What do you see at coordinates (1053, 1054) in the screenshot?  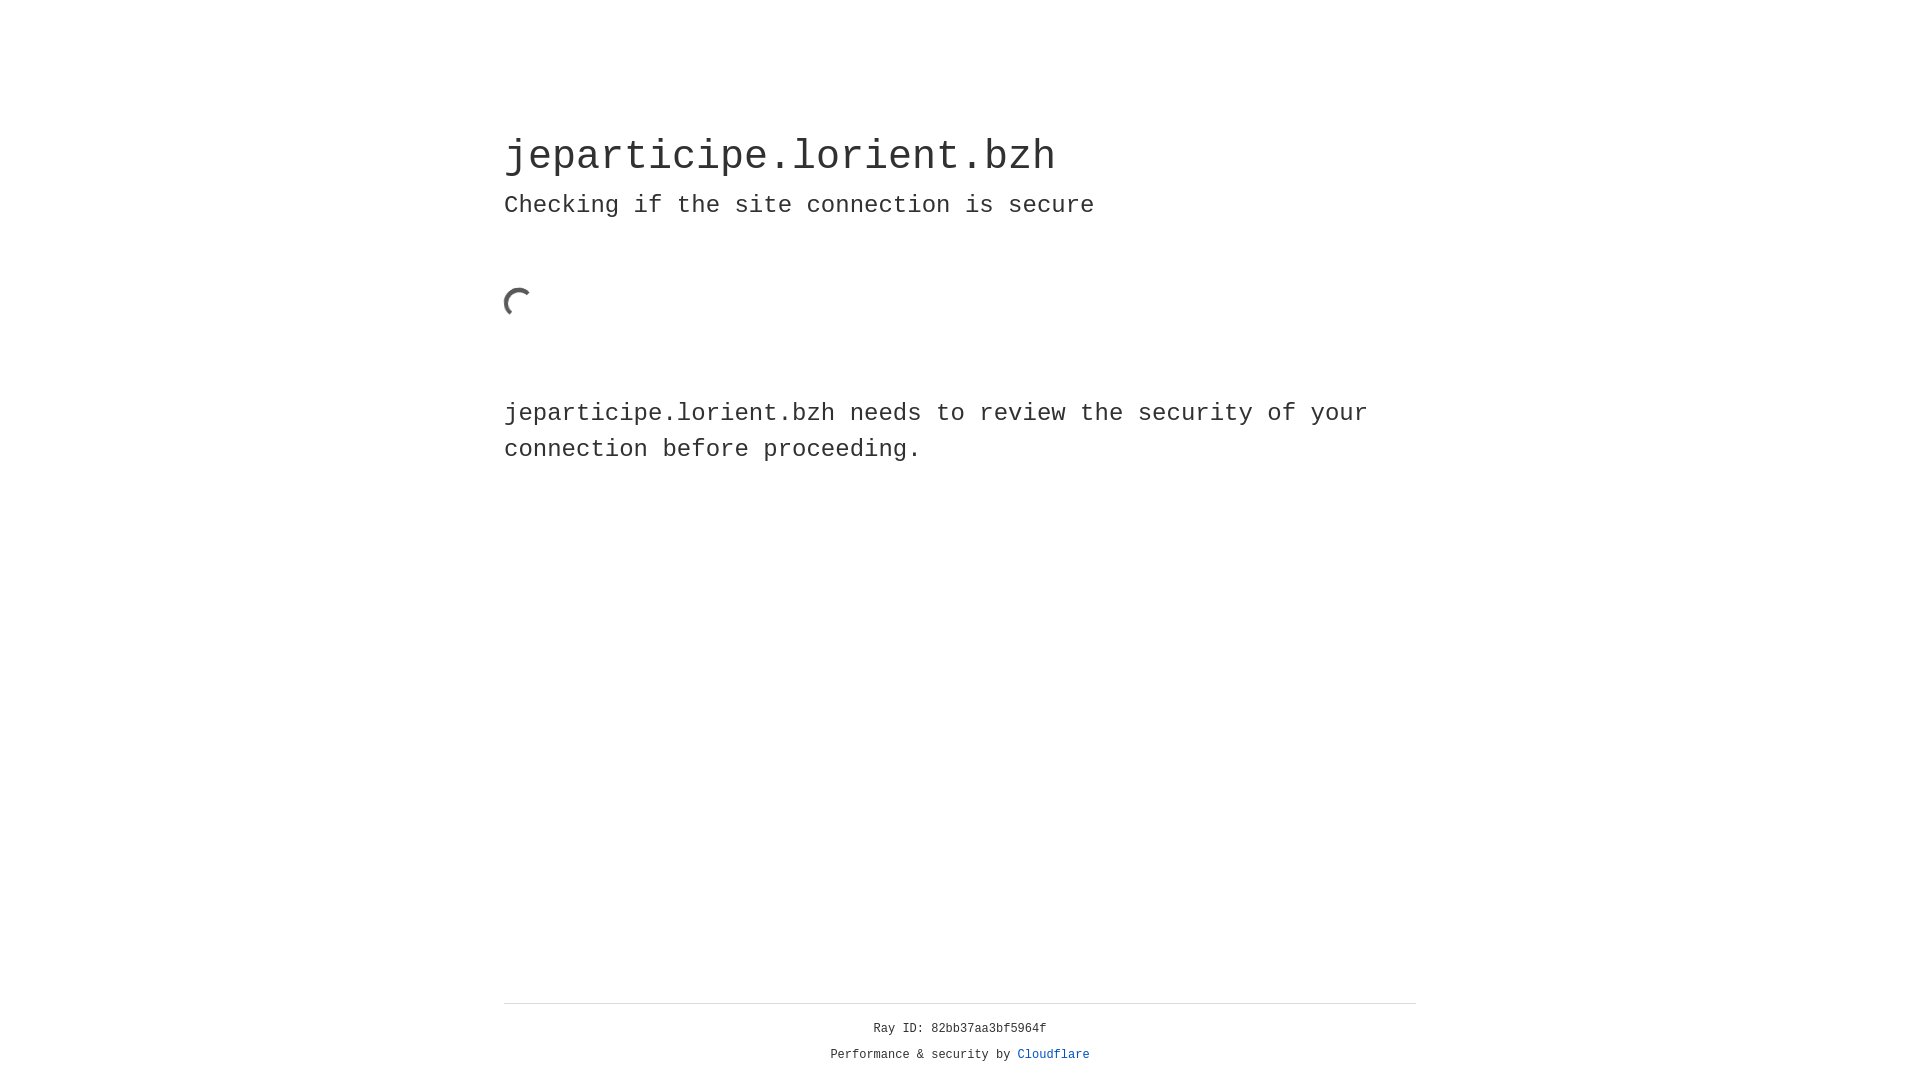 I see `'Cloudflare'` at bounding box center [1053, 1054].